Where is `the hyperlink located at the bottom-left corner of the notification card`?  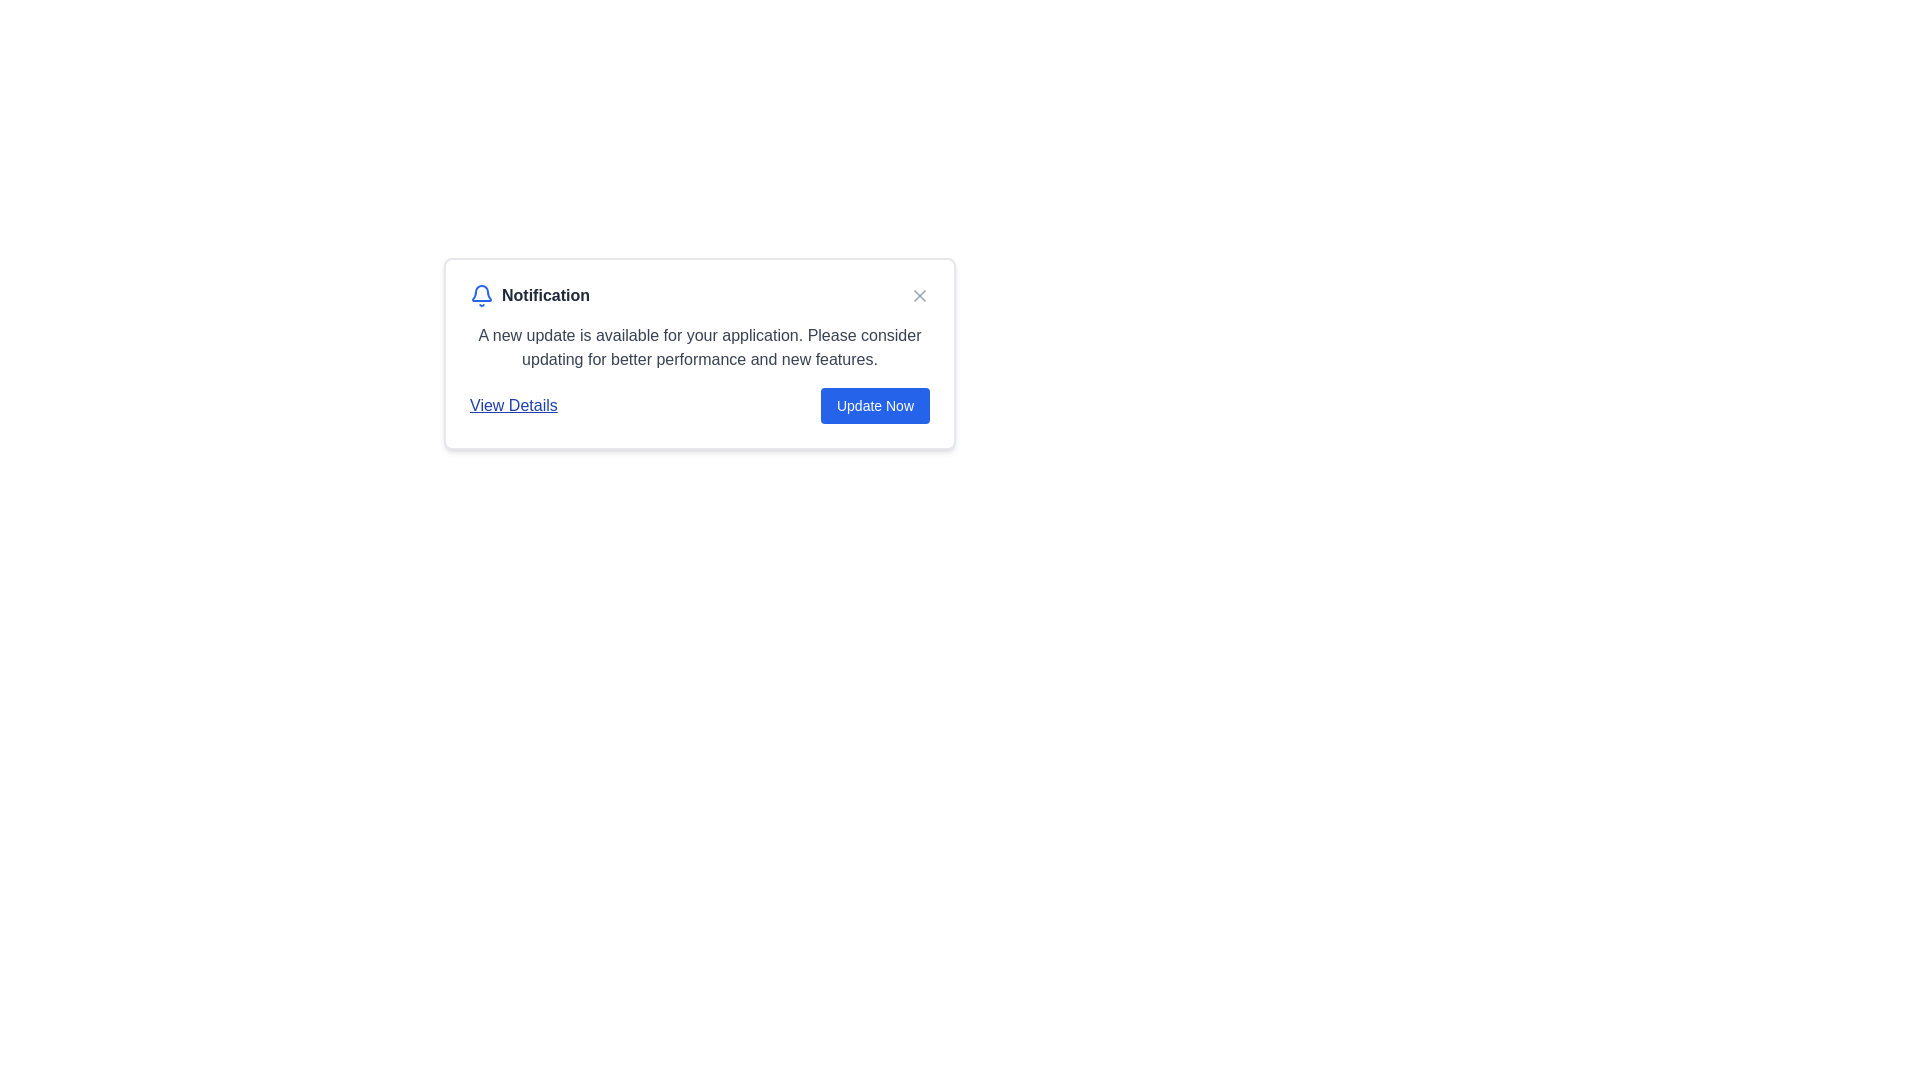 the hyperlink located at the bottom-left corner of the notification card is located at coordinates (513, 405).